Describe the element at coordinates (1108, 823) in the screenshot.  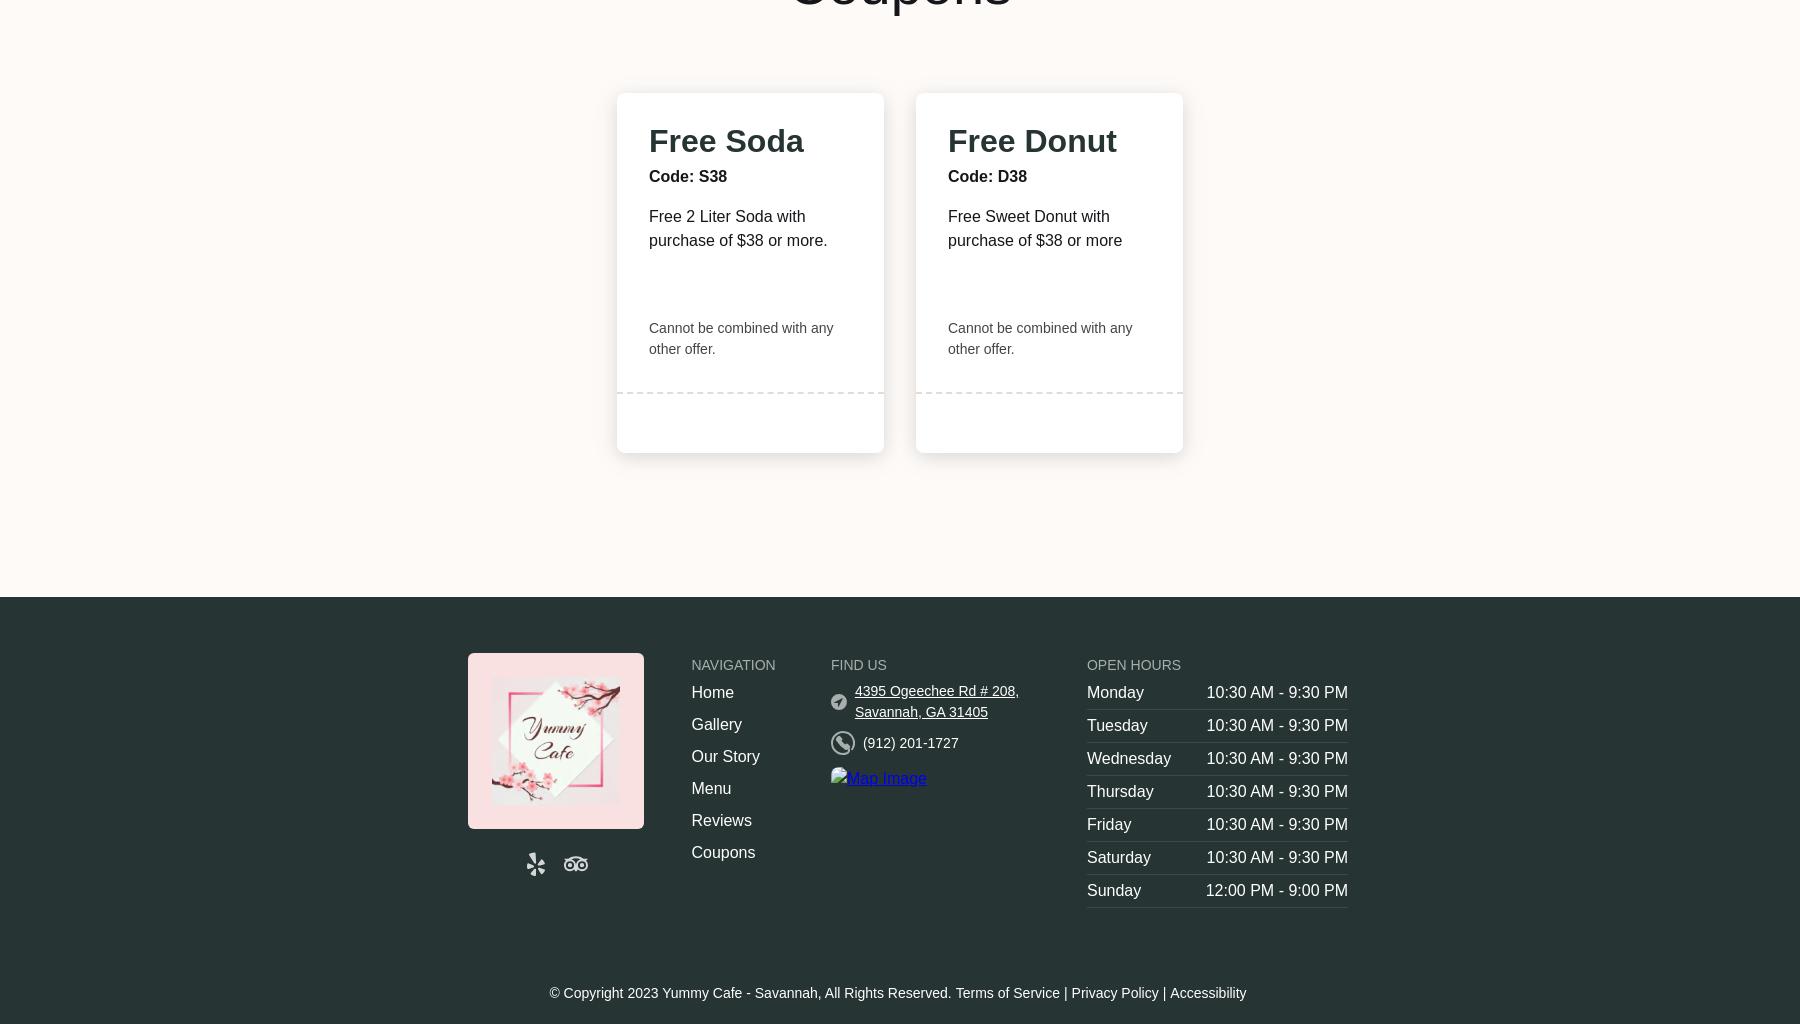
I see `'Friday'` at that location.